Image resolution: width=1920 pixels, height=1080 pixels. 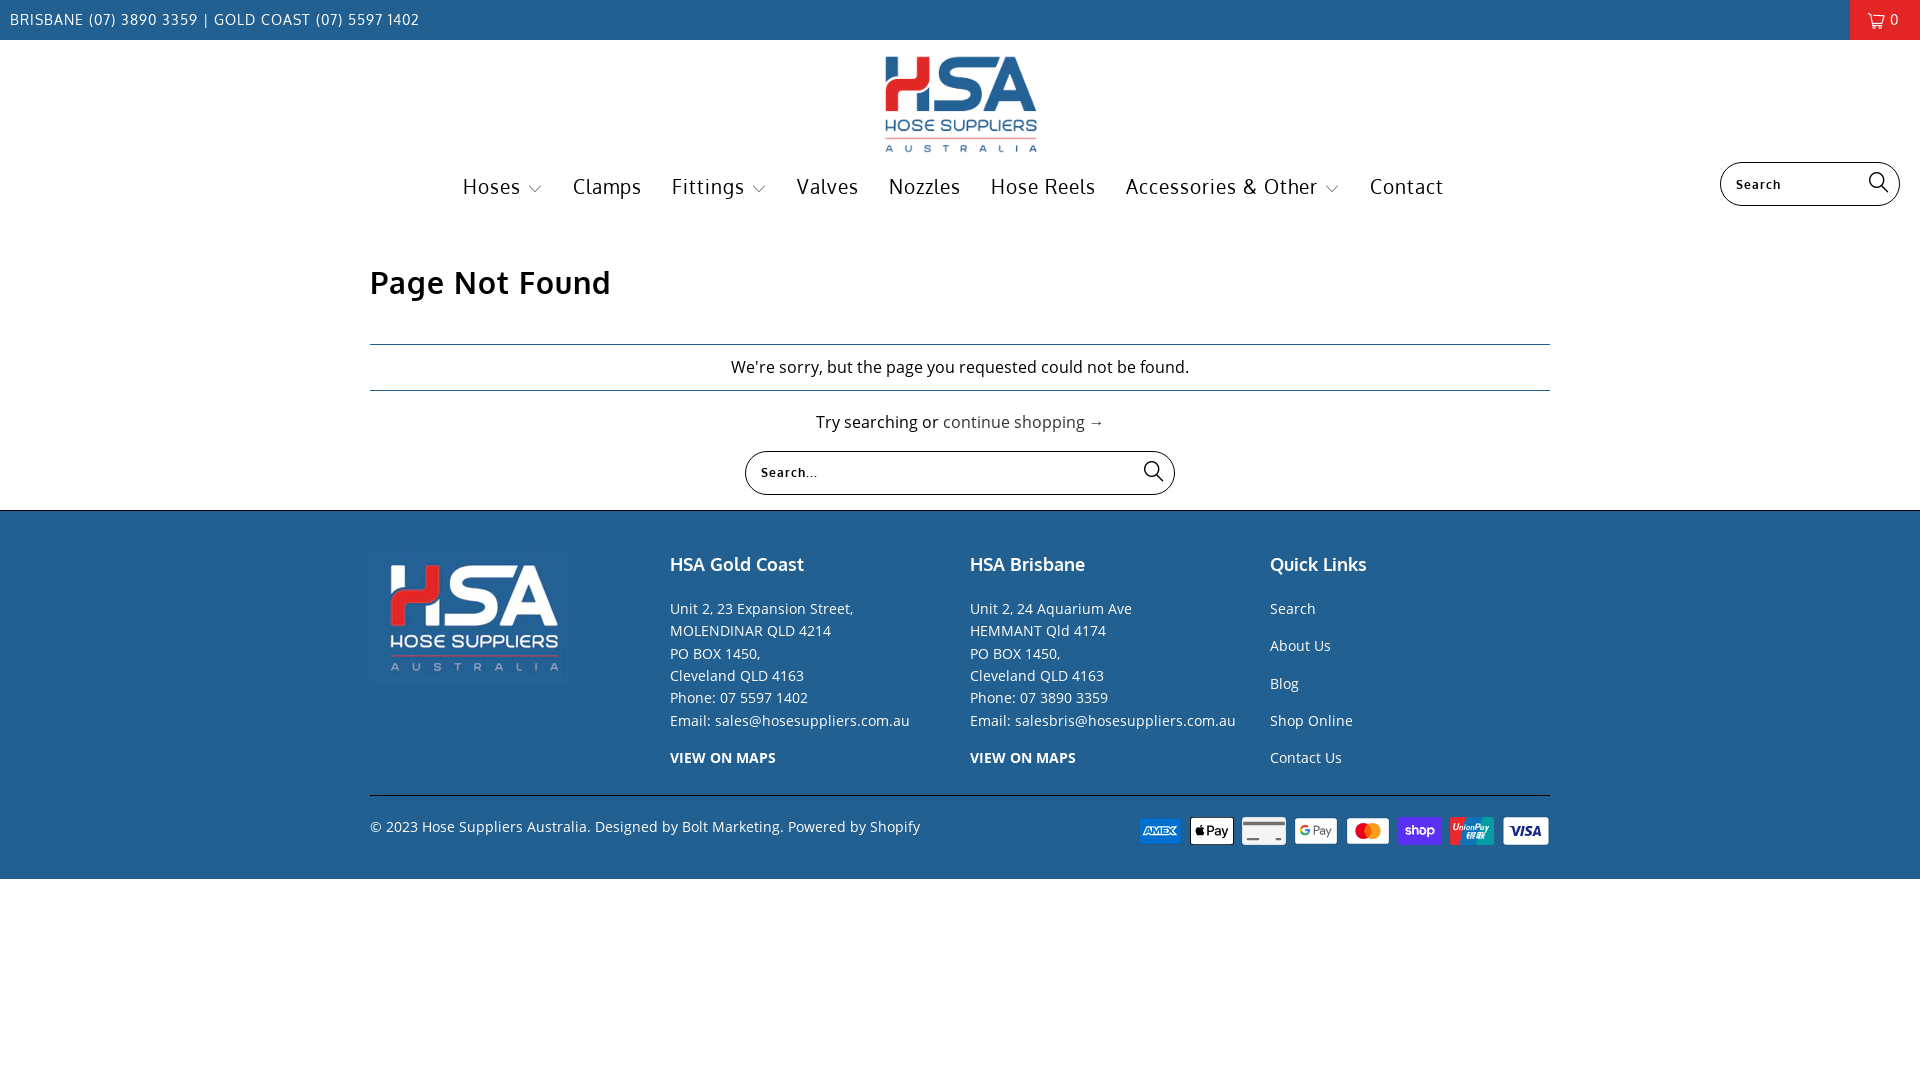 What do you see at coordinates (1311, 720) in the screenshot?
I see `'Shop Online'` at bounding box center [1311, 720].